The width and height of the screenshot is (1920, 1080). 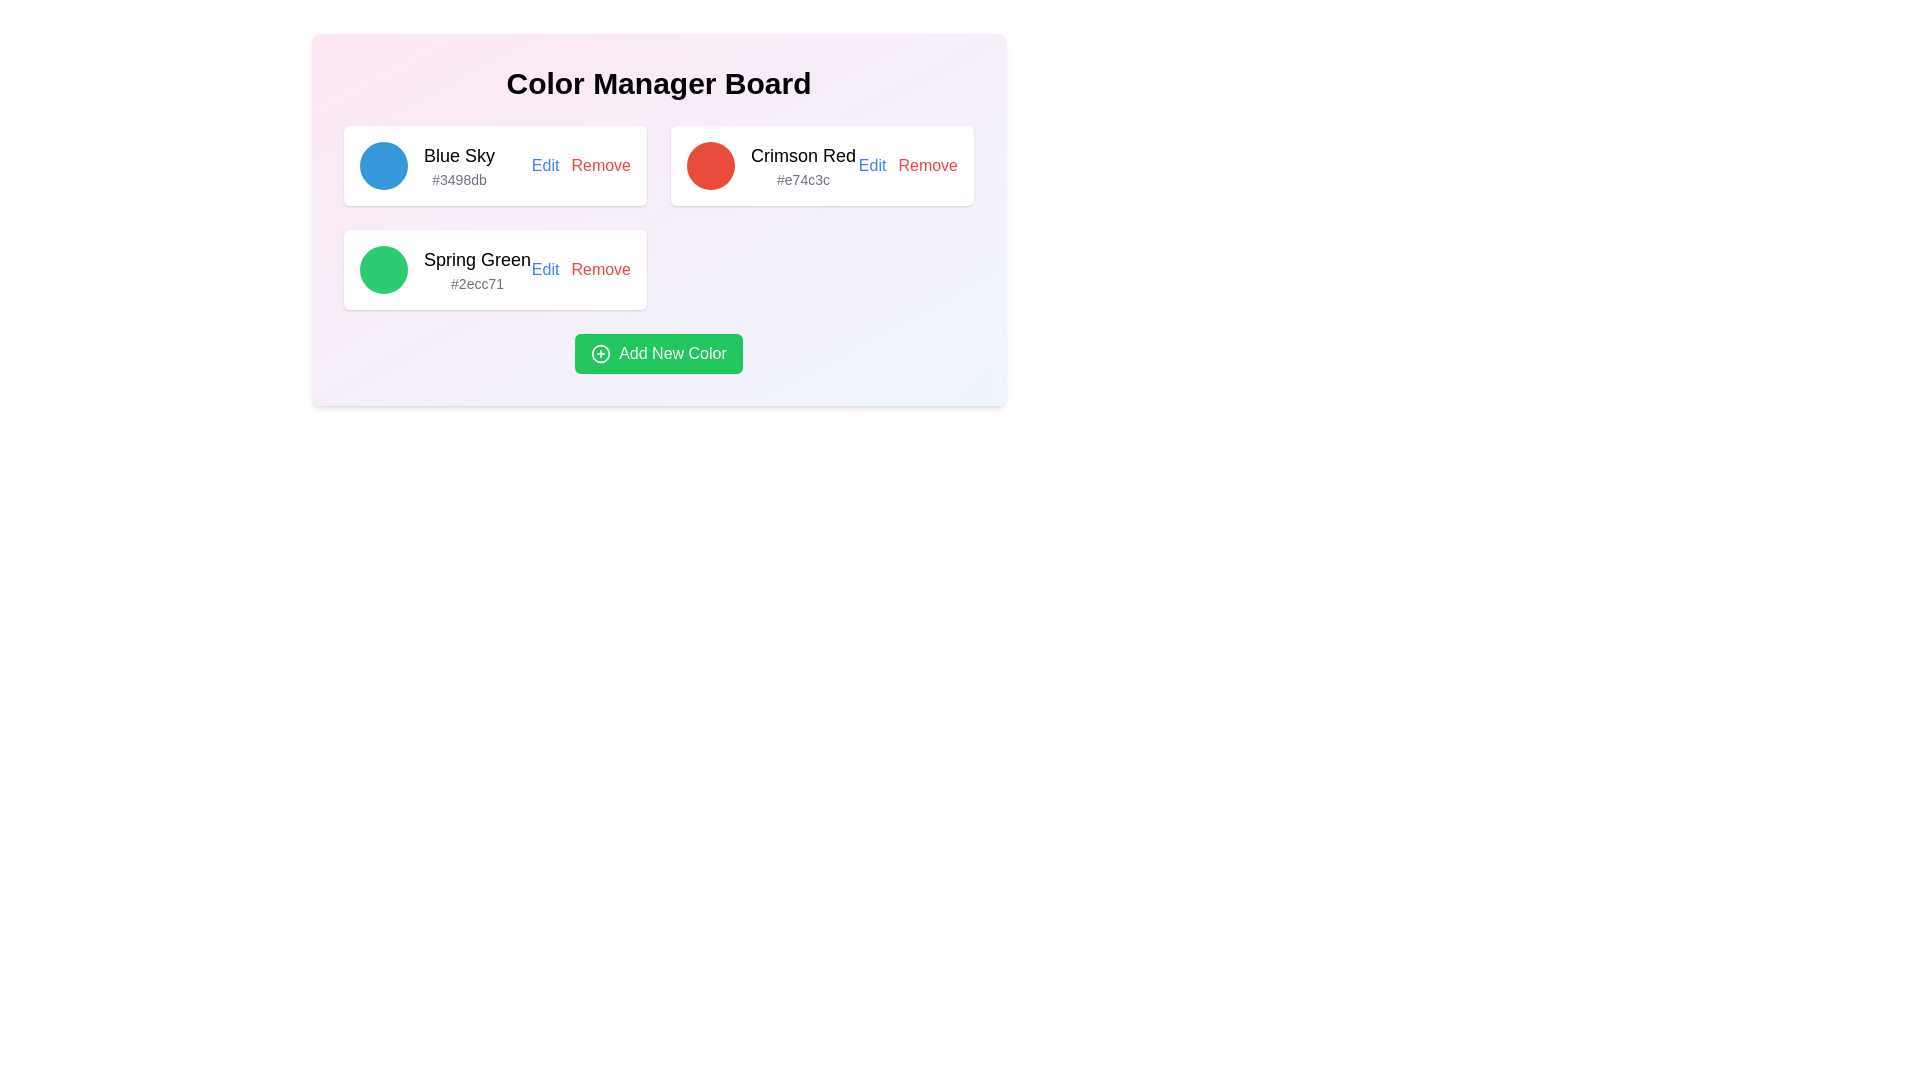 What do you see at coordinates (770, 164) in the screenshot?
I see `the 'Crimson Red' color entry, which includes the text label and circular icon` at bounding box center [770, 164].